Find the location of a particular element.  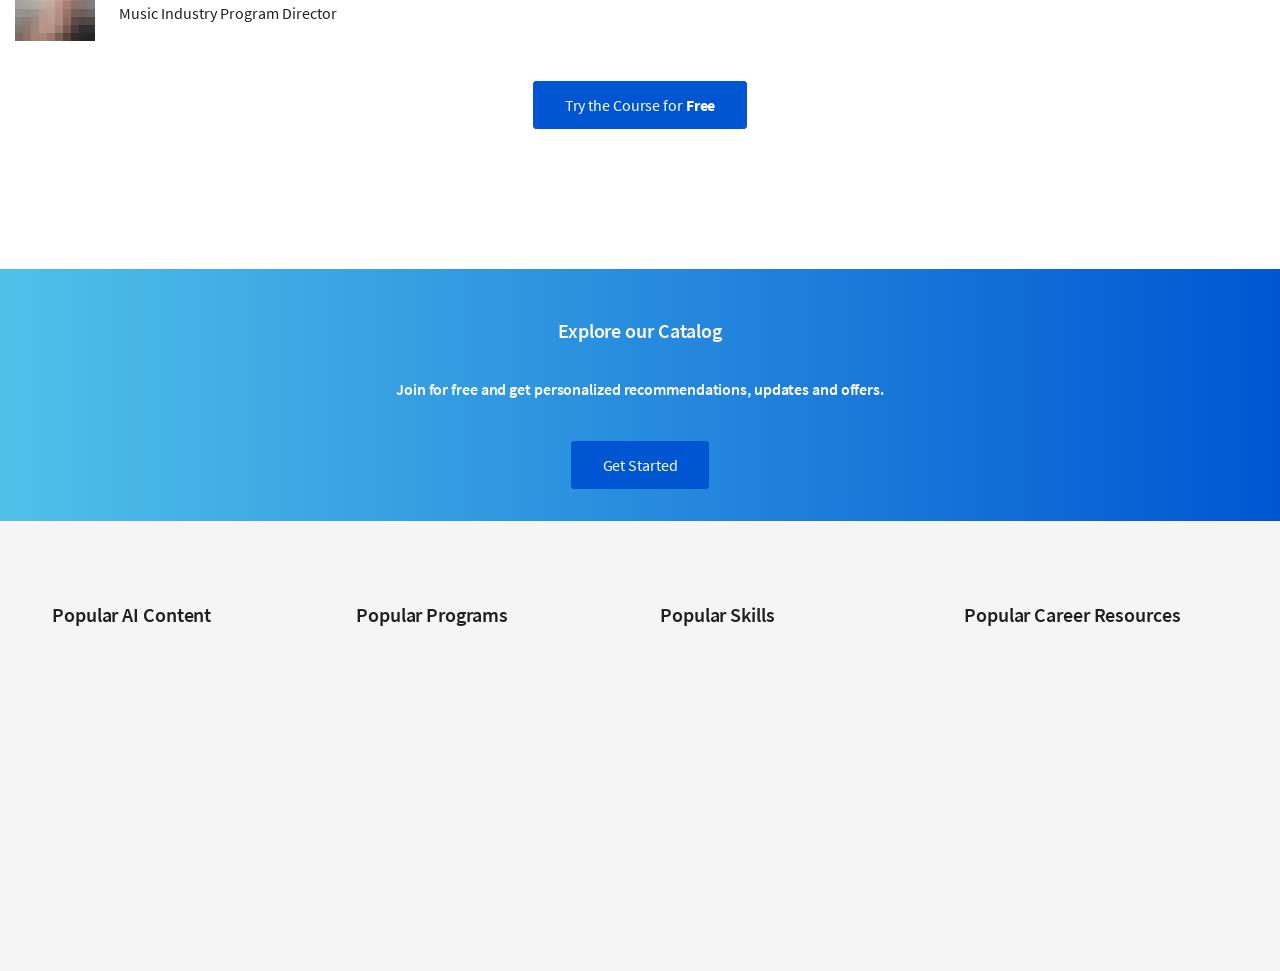

'Popular PMI Certifications' is located at coordinates (1040, 919).